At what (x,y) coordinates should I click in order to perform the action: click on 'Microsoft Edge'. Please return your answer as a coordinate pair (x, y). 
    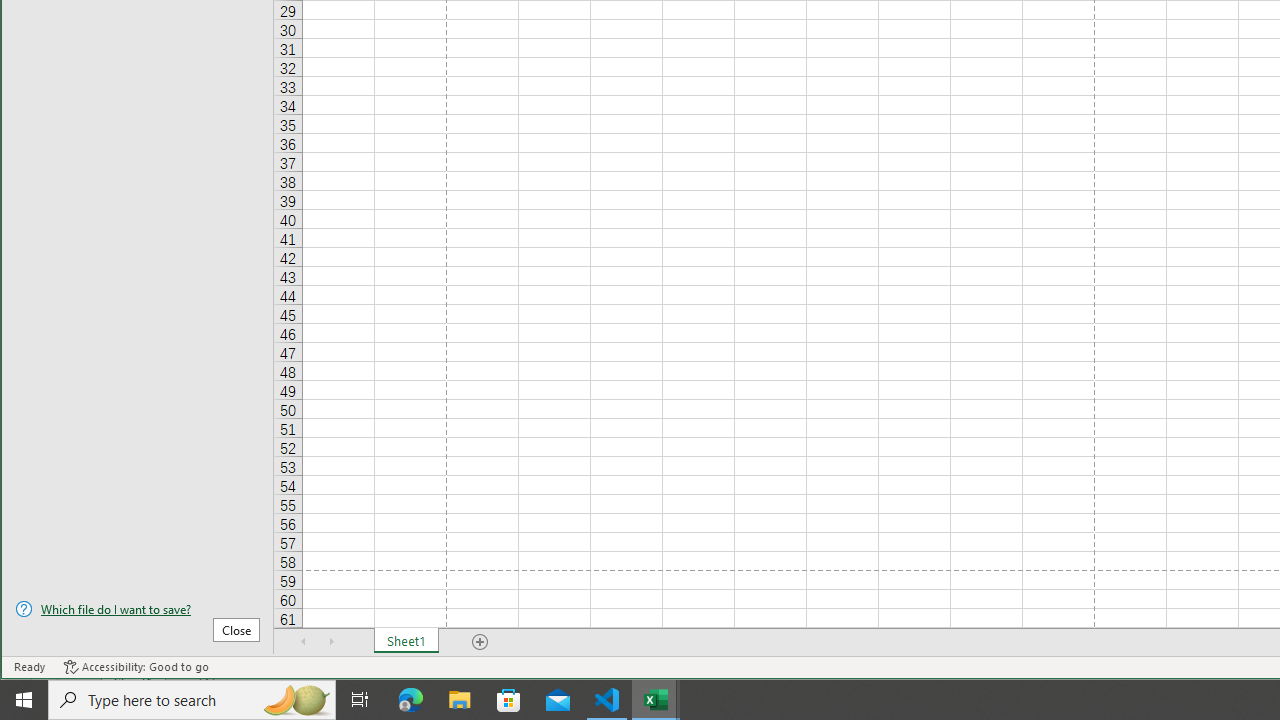
    Looking at the image, I should click on (410, 698).